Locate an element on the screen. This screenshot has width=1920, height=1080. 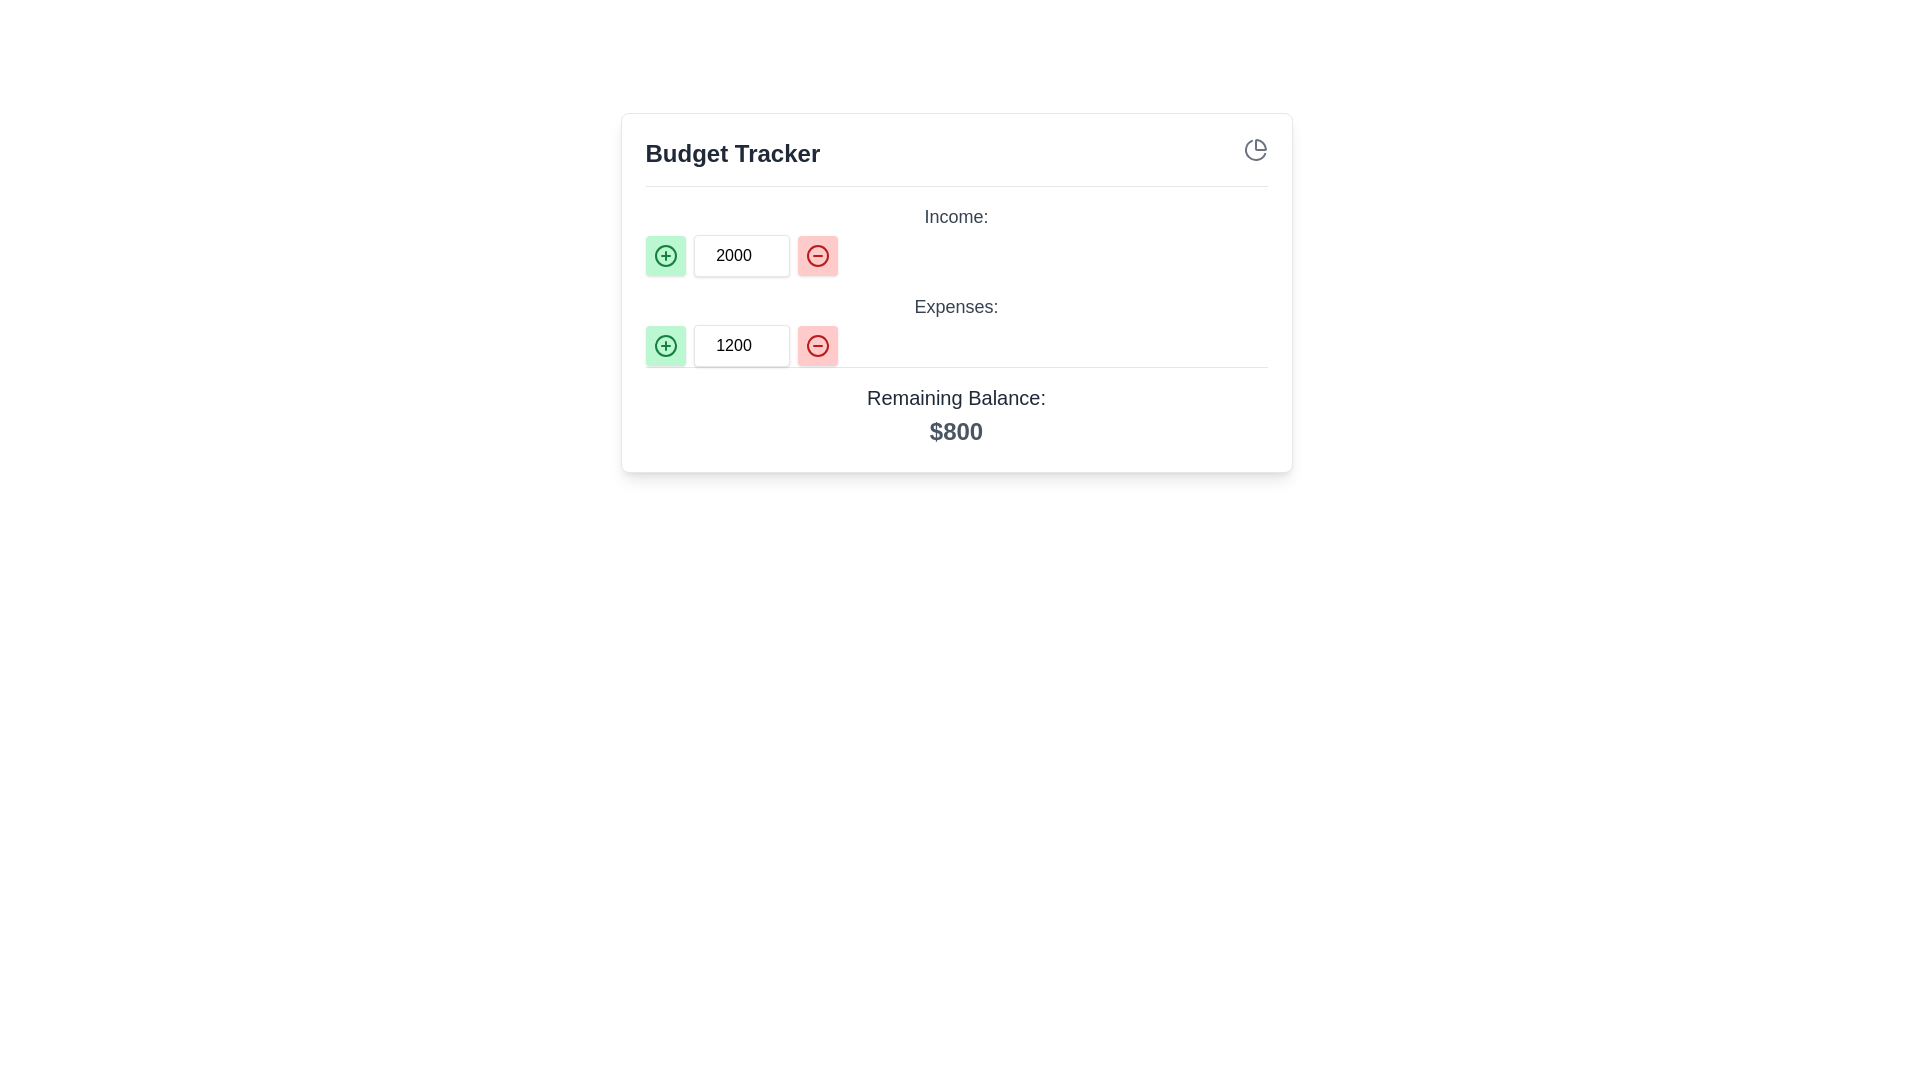
the second text label indicating the section for expenses, positioned below 'Income:' and above the input fields and buttons is located at coordinates (955, 307).